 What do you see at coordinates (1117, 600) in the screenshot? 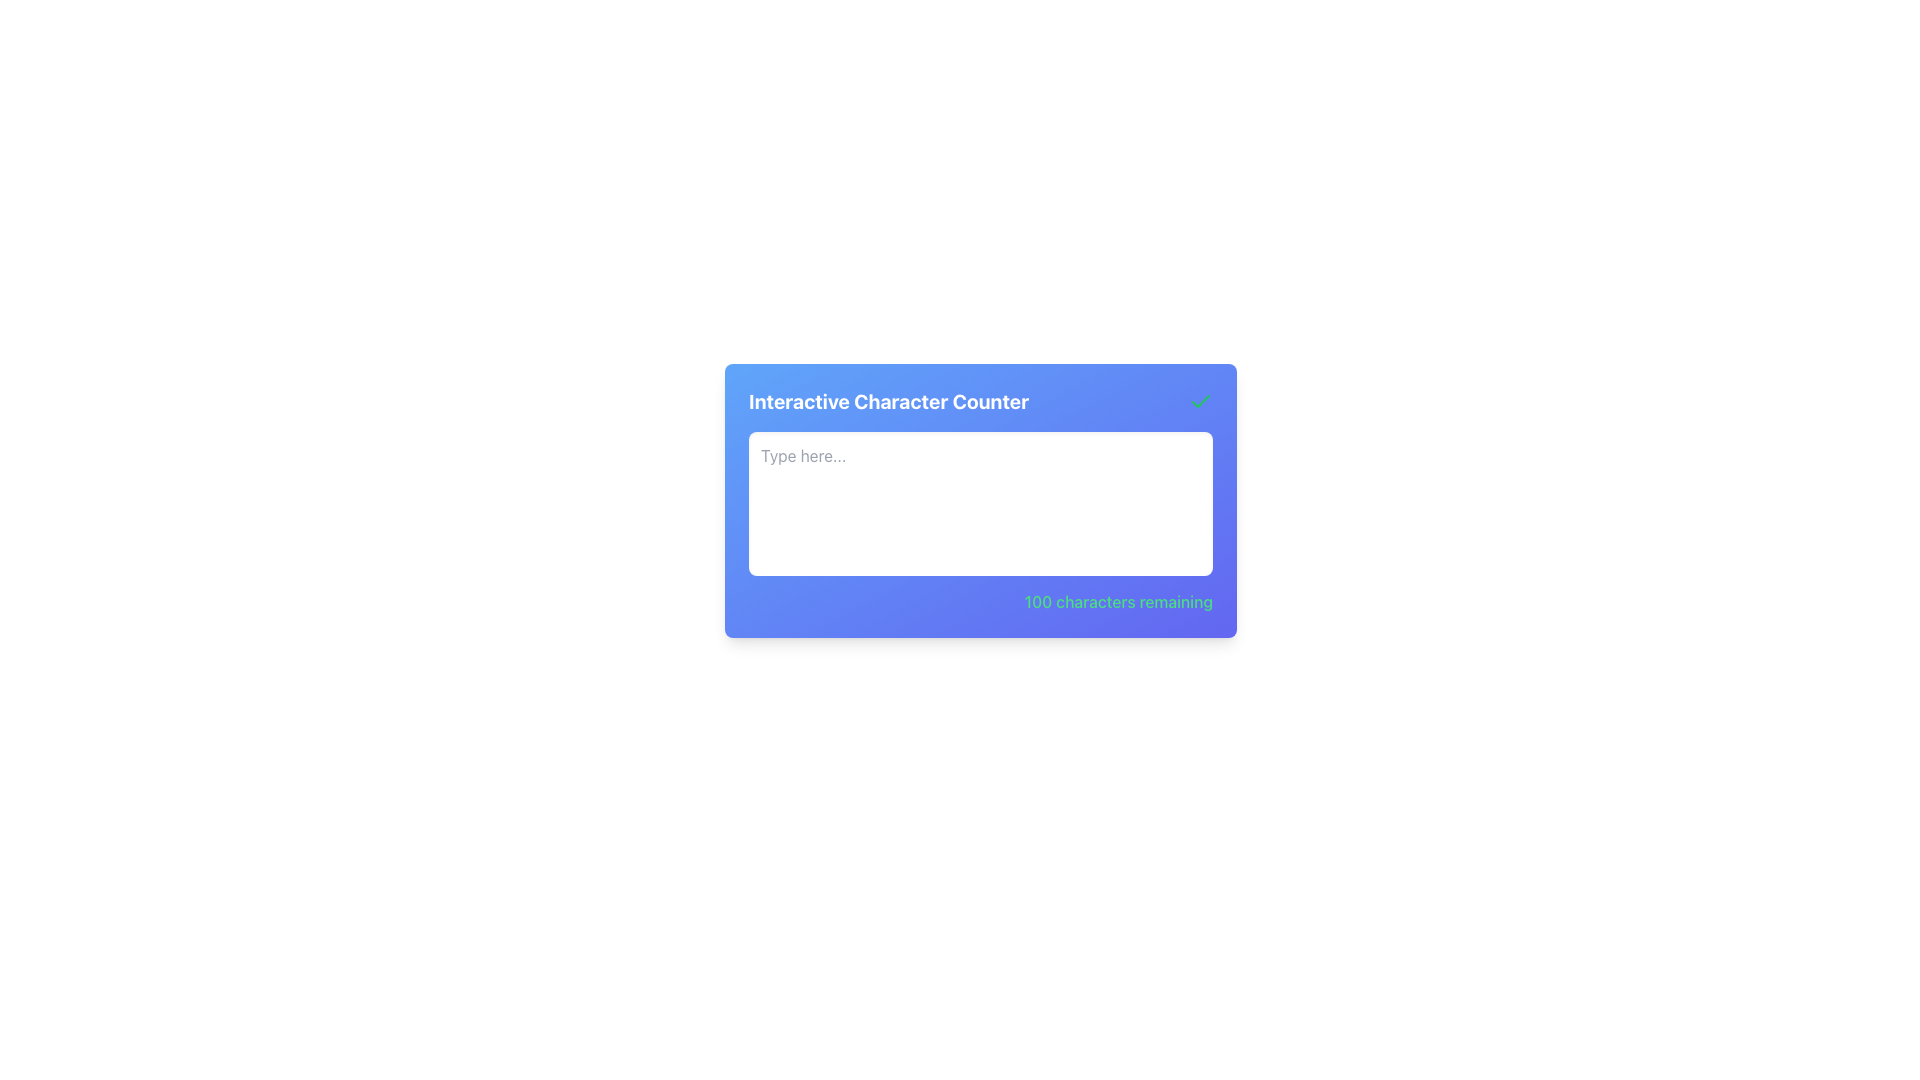
I see `the character count feedback text label located in the bottom-right corner of the 'Interactive Character Counter' interface` at bounding box center [1117, 600].